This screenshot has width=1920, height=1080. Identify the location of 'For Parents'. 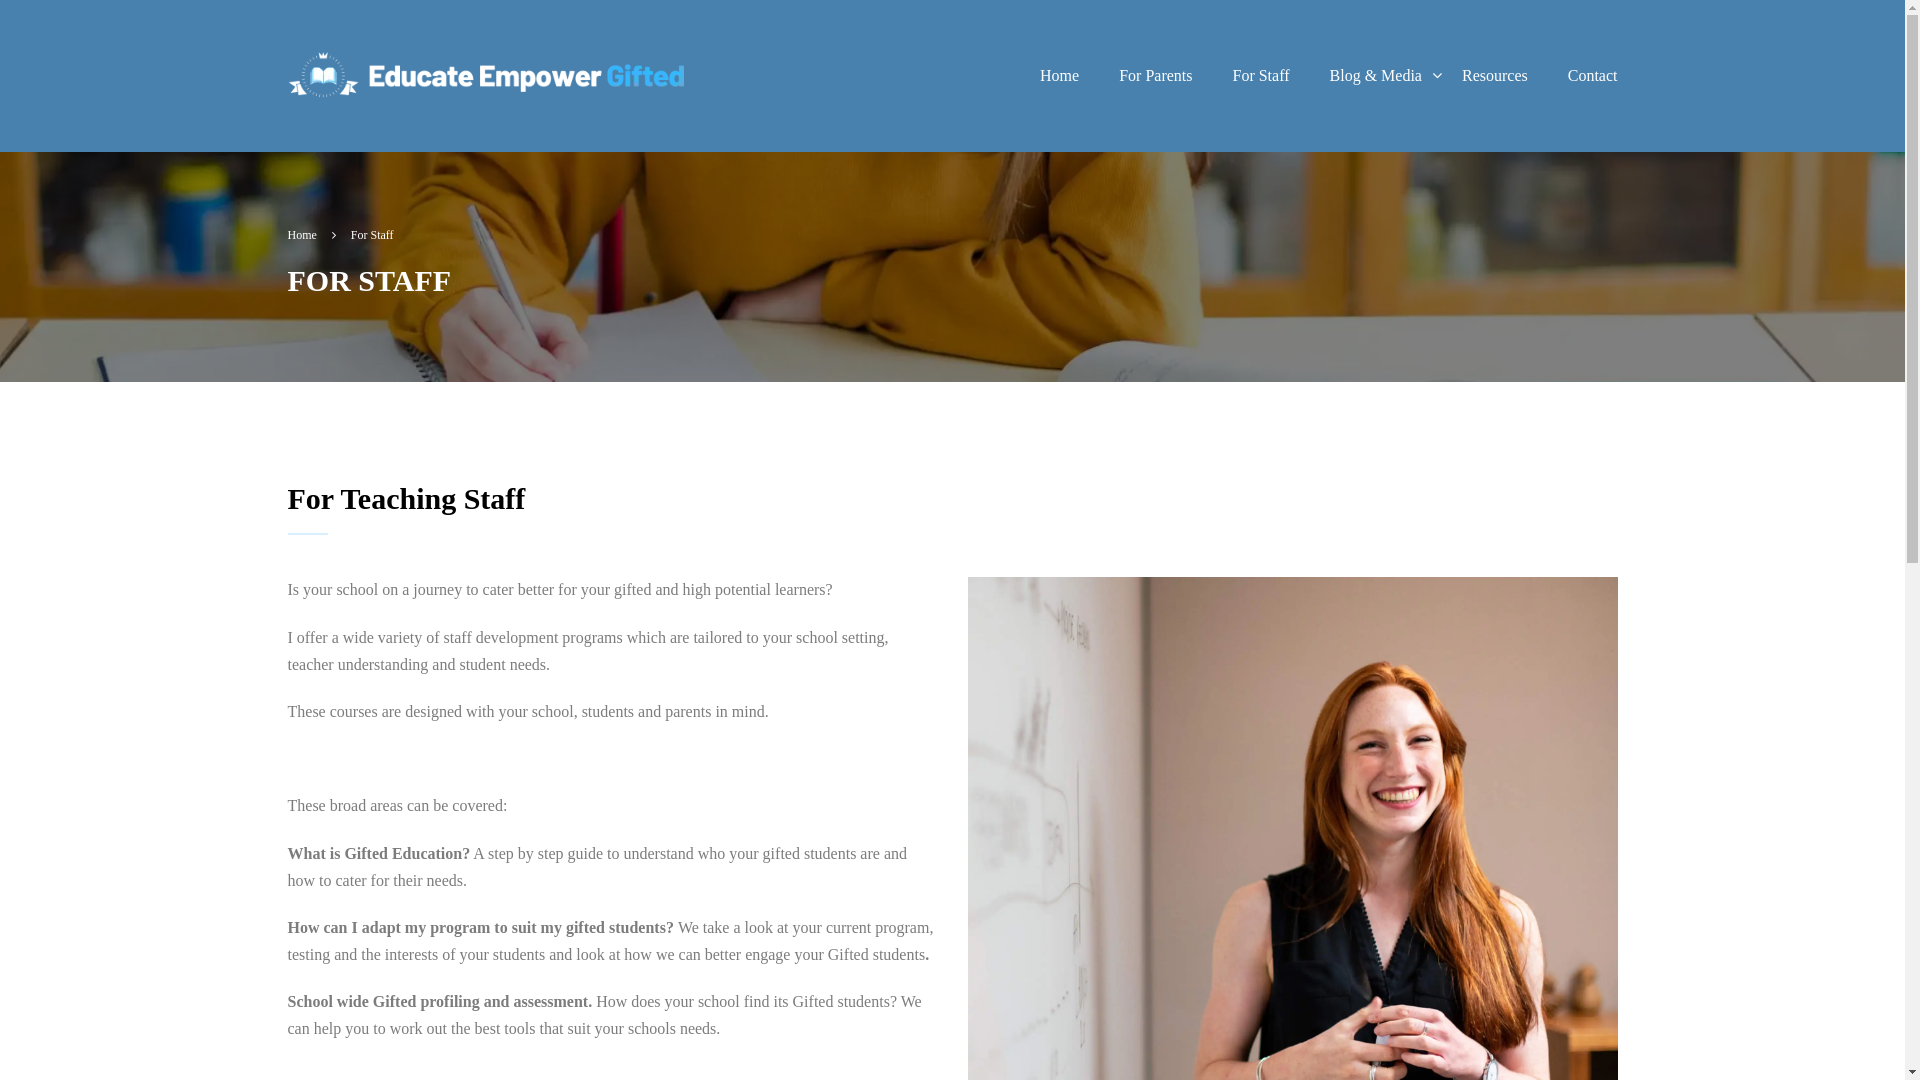
(1098, 75).